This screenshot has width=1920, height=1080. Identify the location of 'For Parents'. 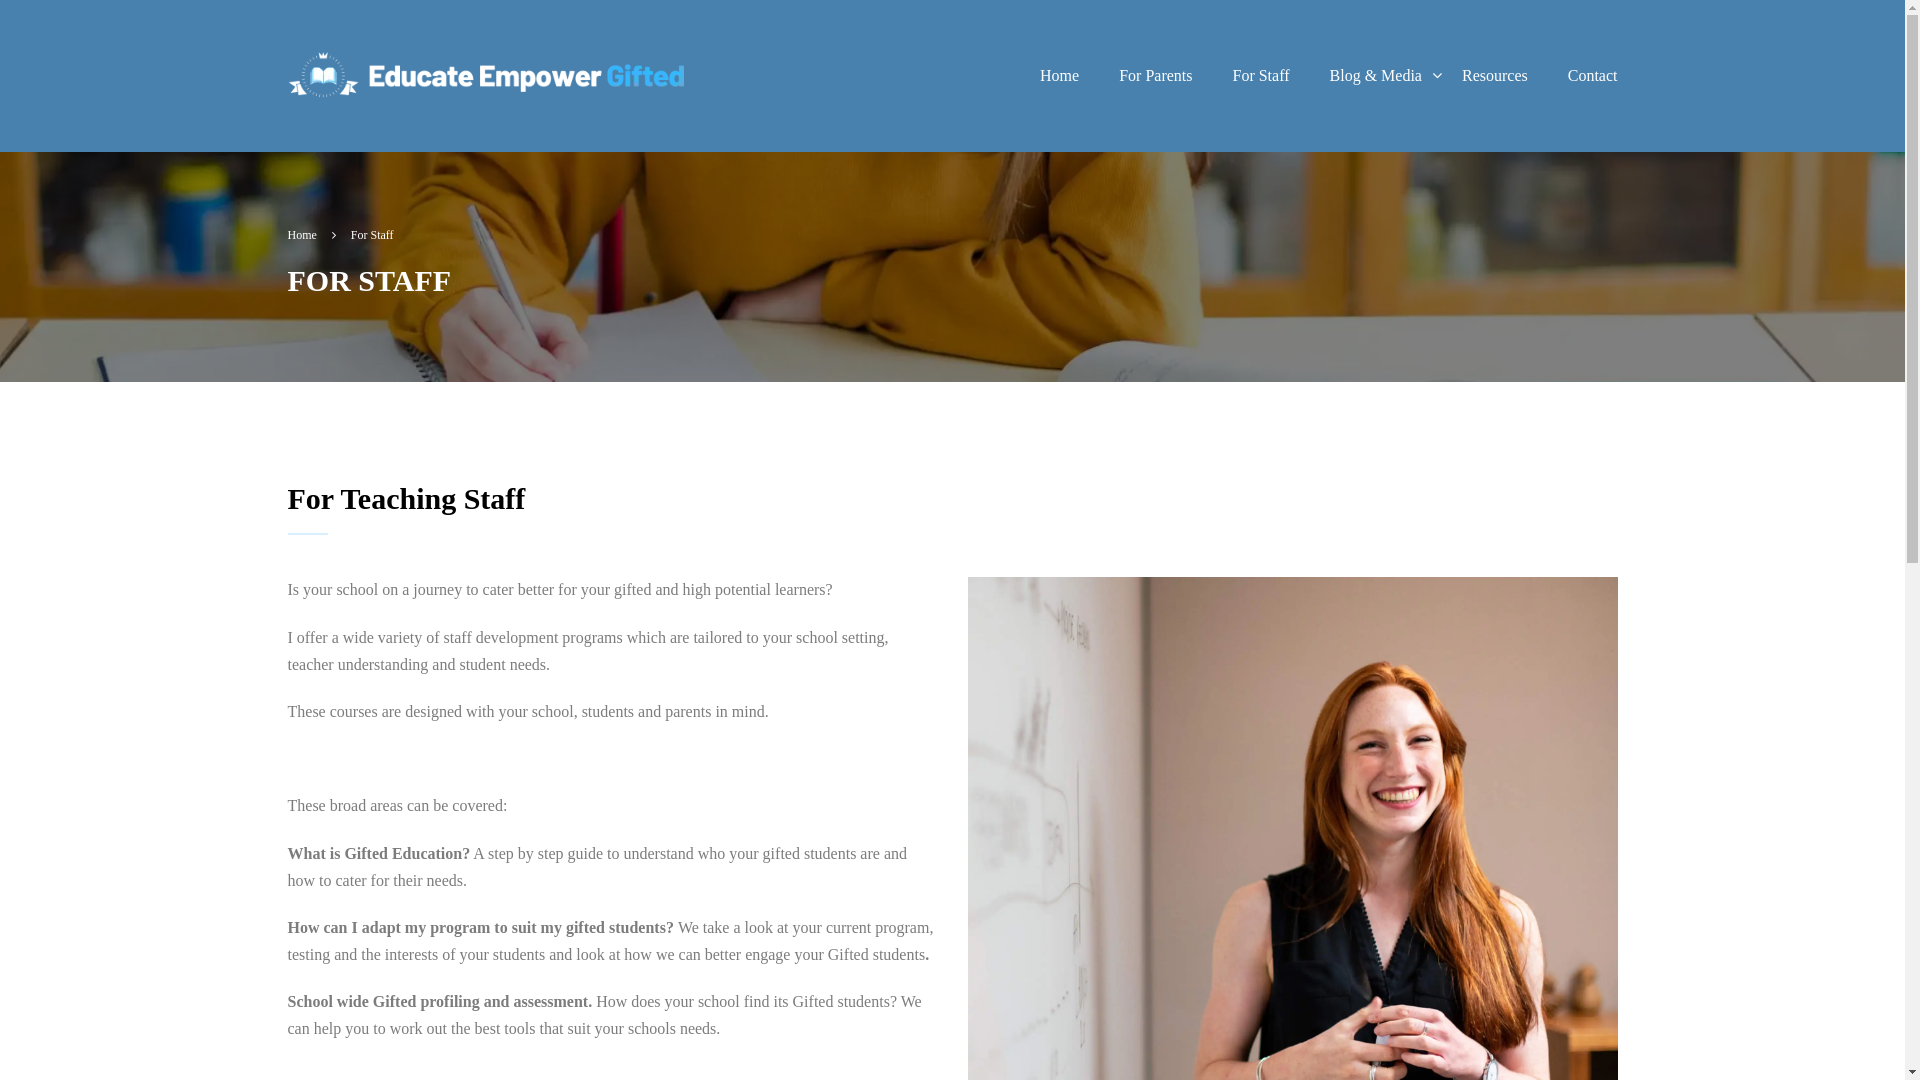
(1098, 75).